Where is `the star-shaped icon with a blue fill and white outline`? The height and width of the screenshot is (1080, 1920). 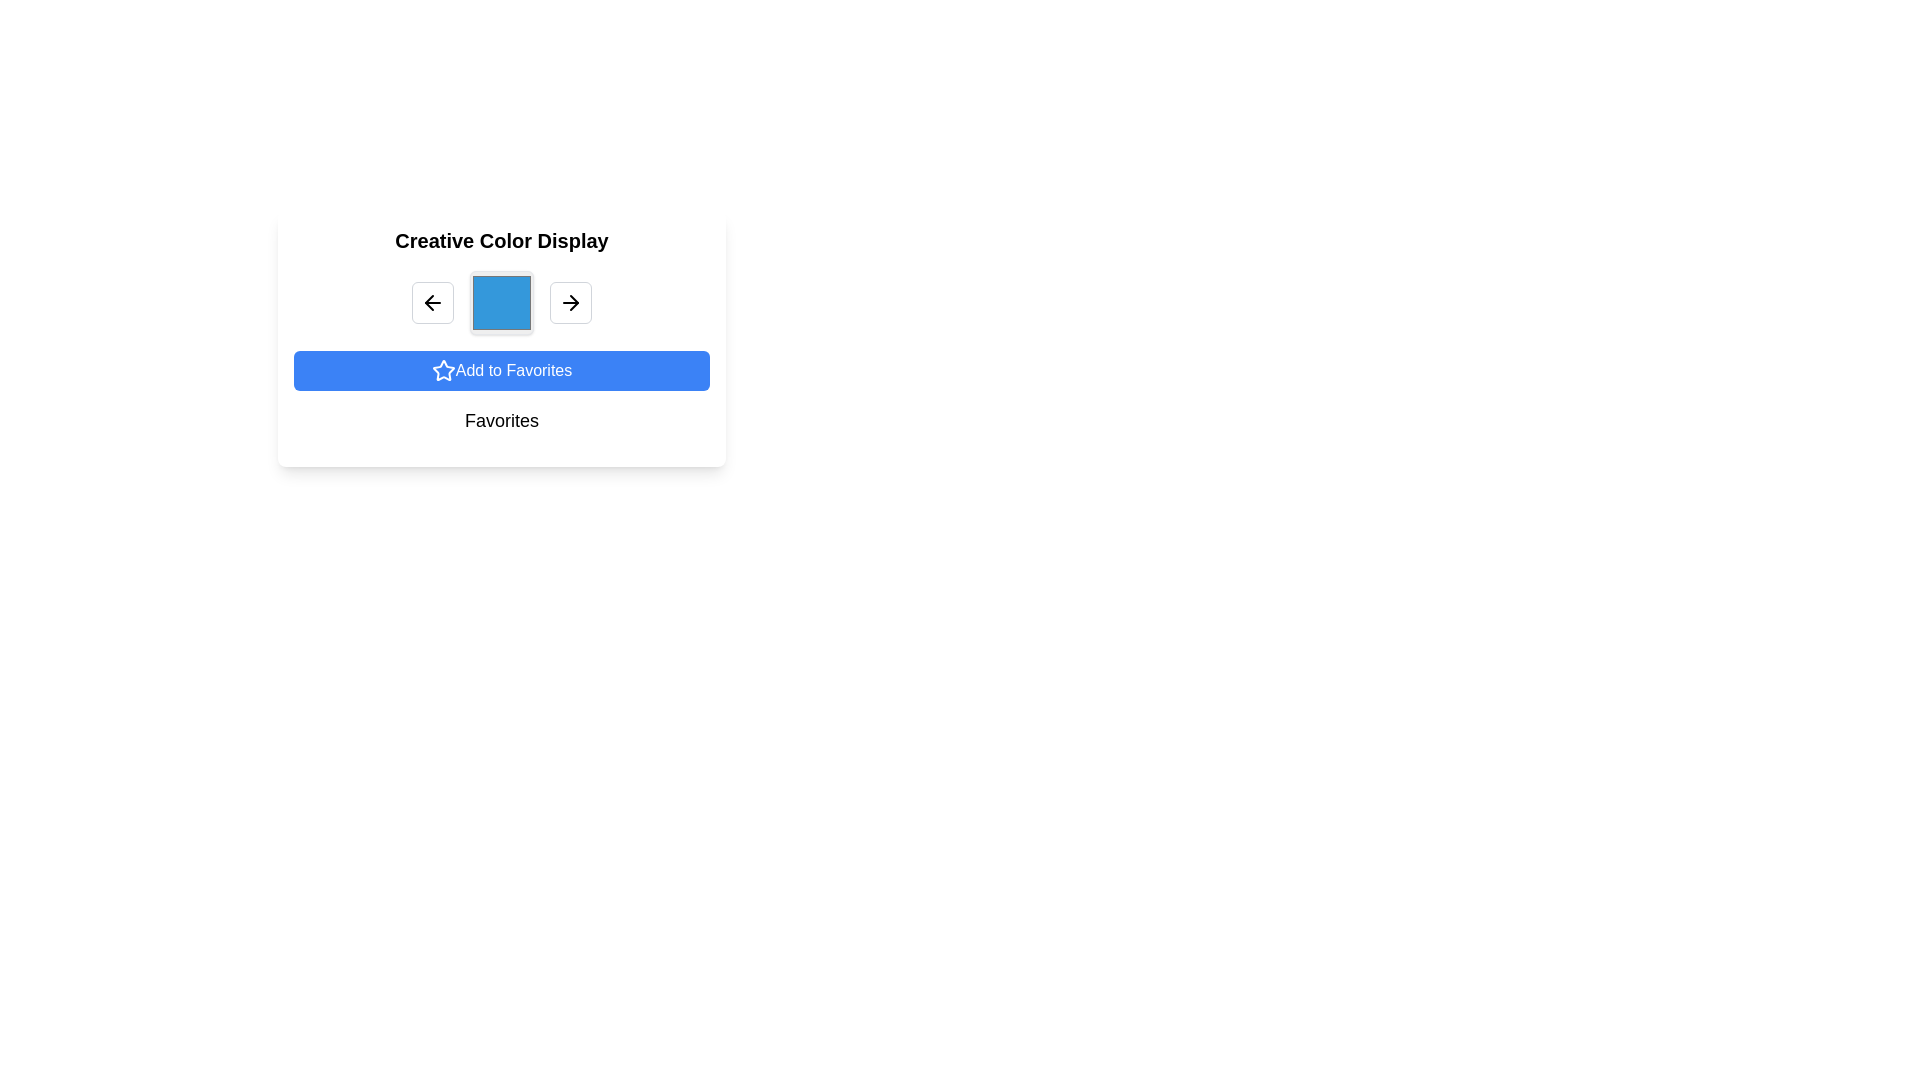 the star-shaped icon with a blue fill and white outline is located at coordinates (442, 370).